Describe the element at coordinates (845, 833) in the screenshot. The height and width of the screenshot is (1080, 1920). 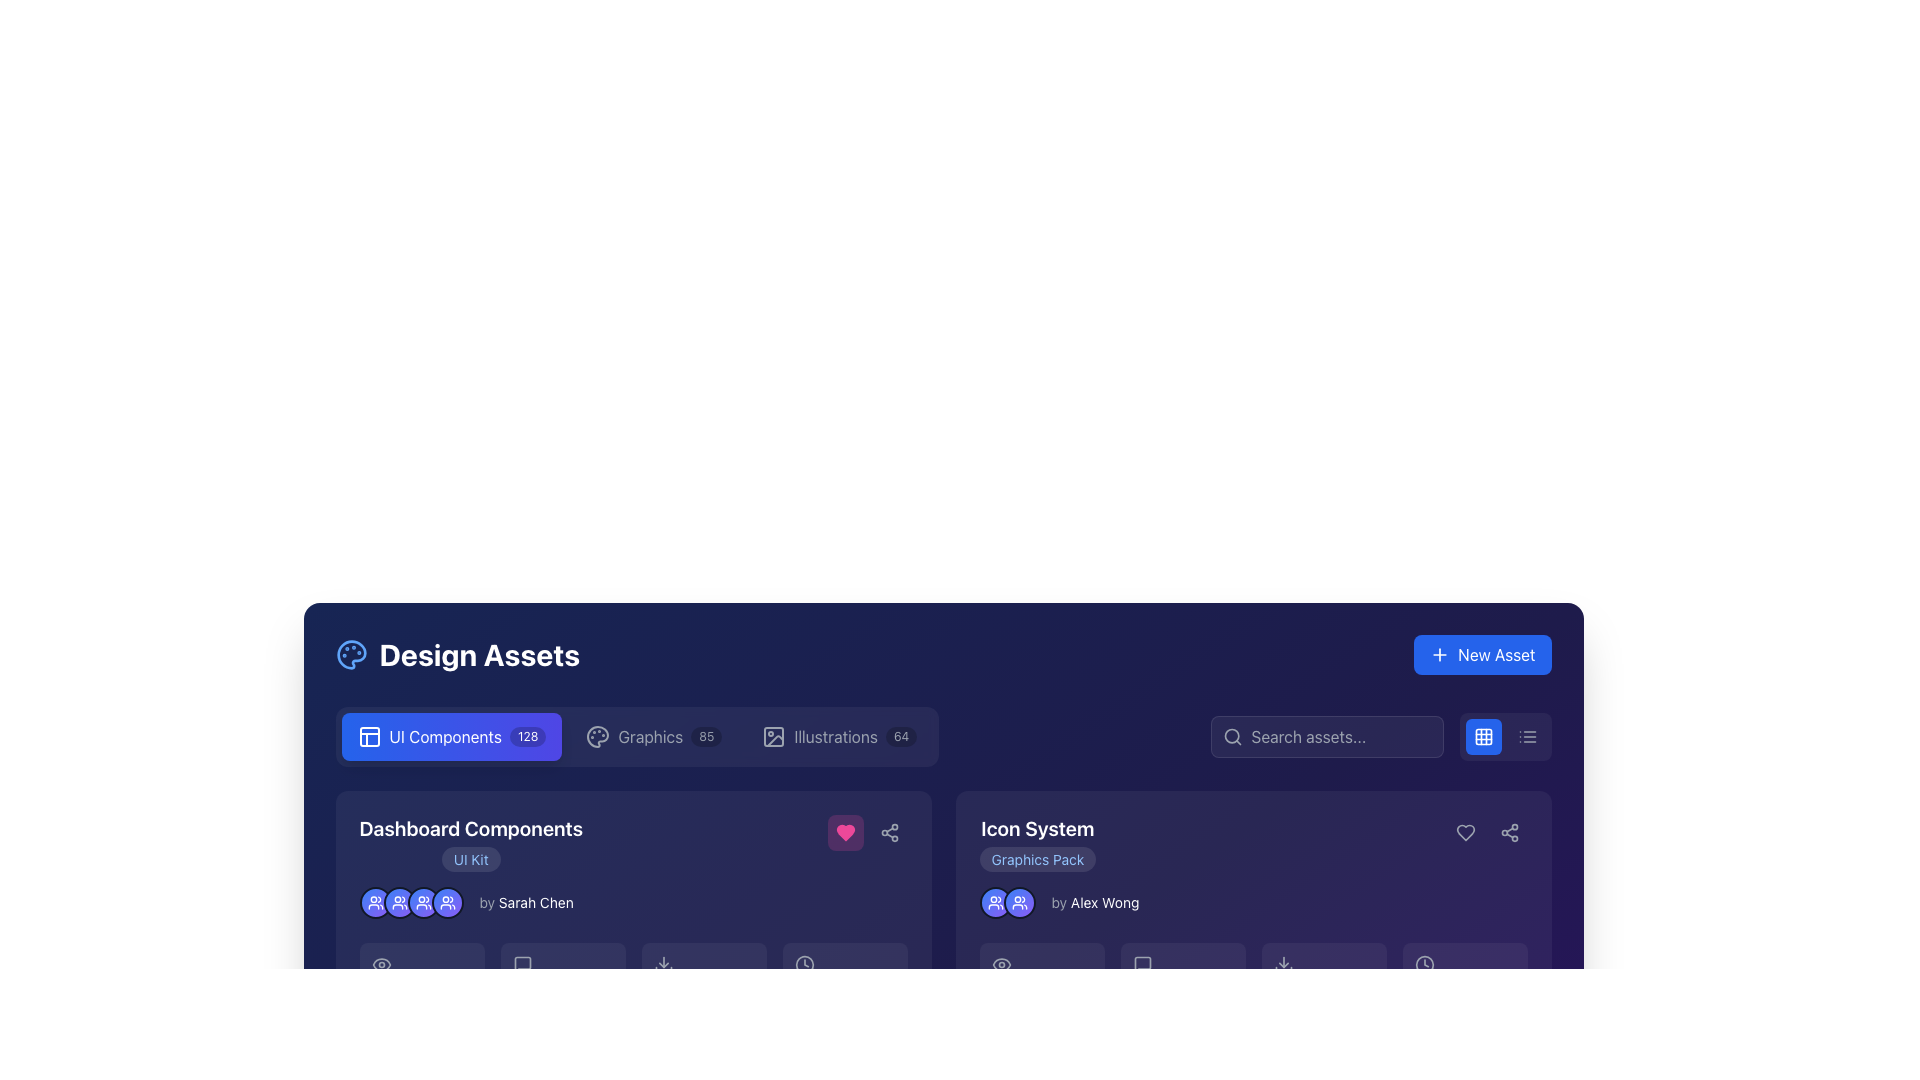
I see `the heart icon button filled with a pink shade located in the top-right portion of the 'Dashboard Components' card` at that location.